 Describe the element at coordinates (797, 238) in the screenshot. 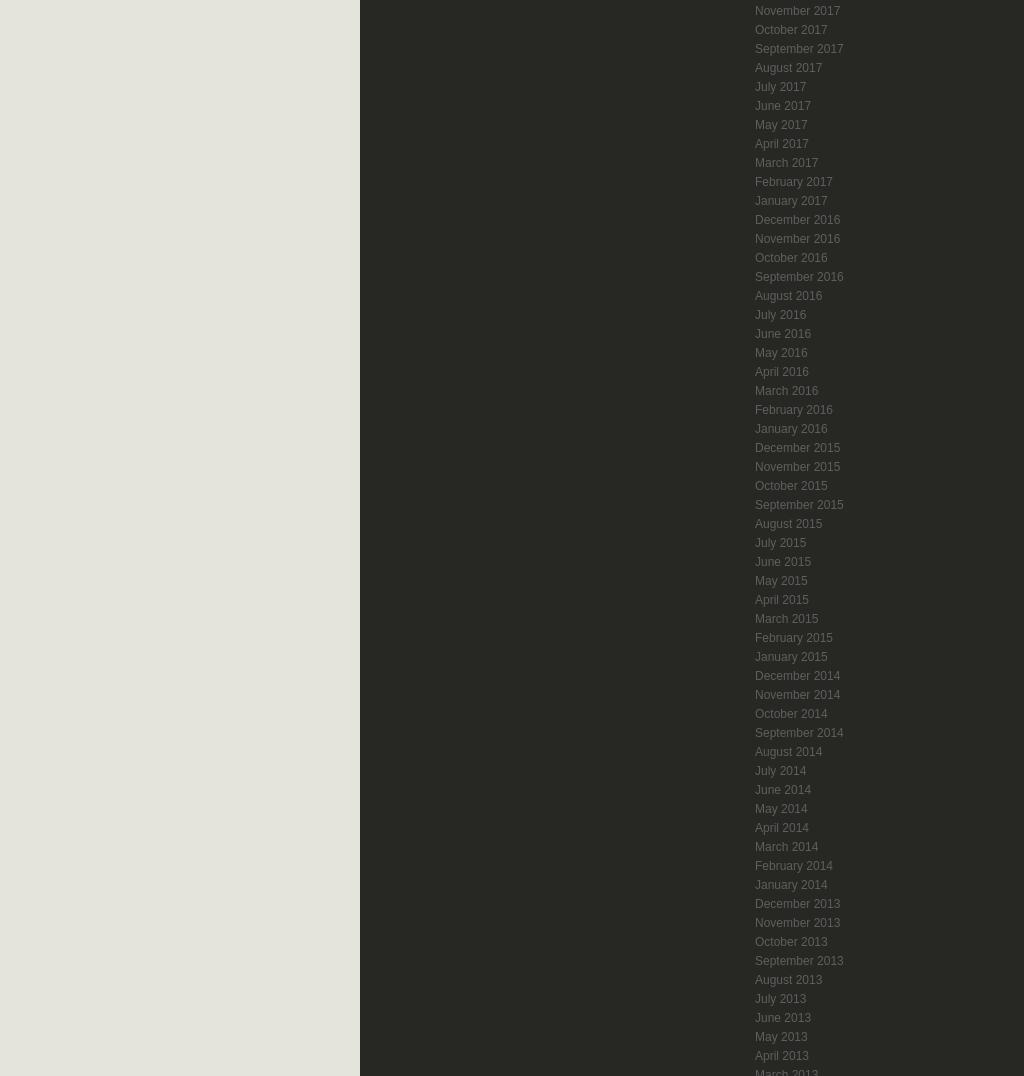

I see `'November 2016'` at that location.